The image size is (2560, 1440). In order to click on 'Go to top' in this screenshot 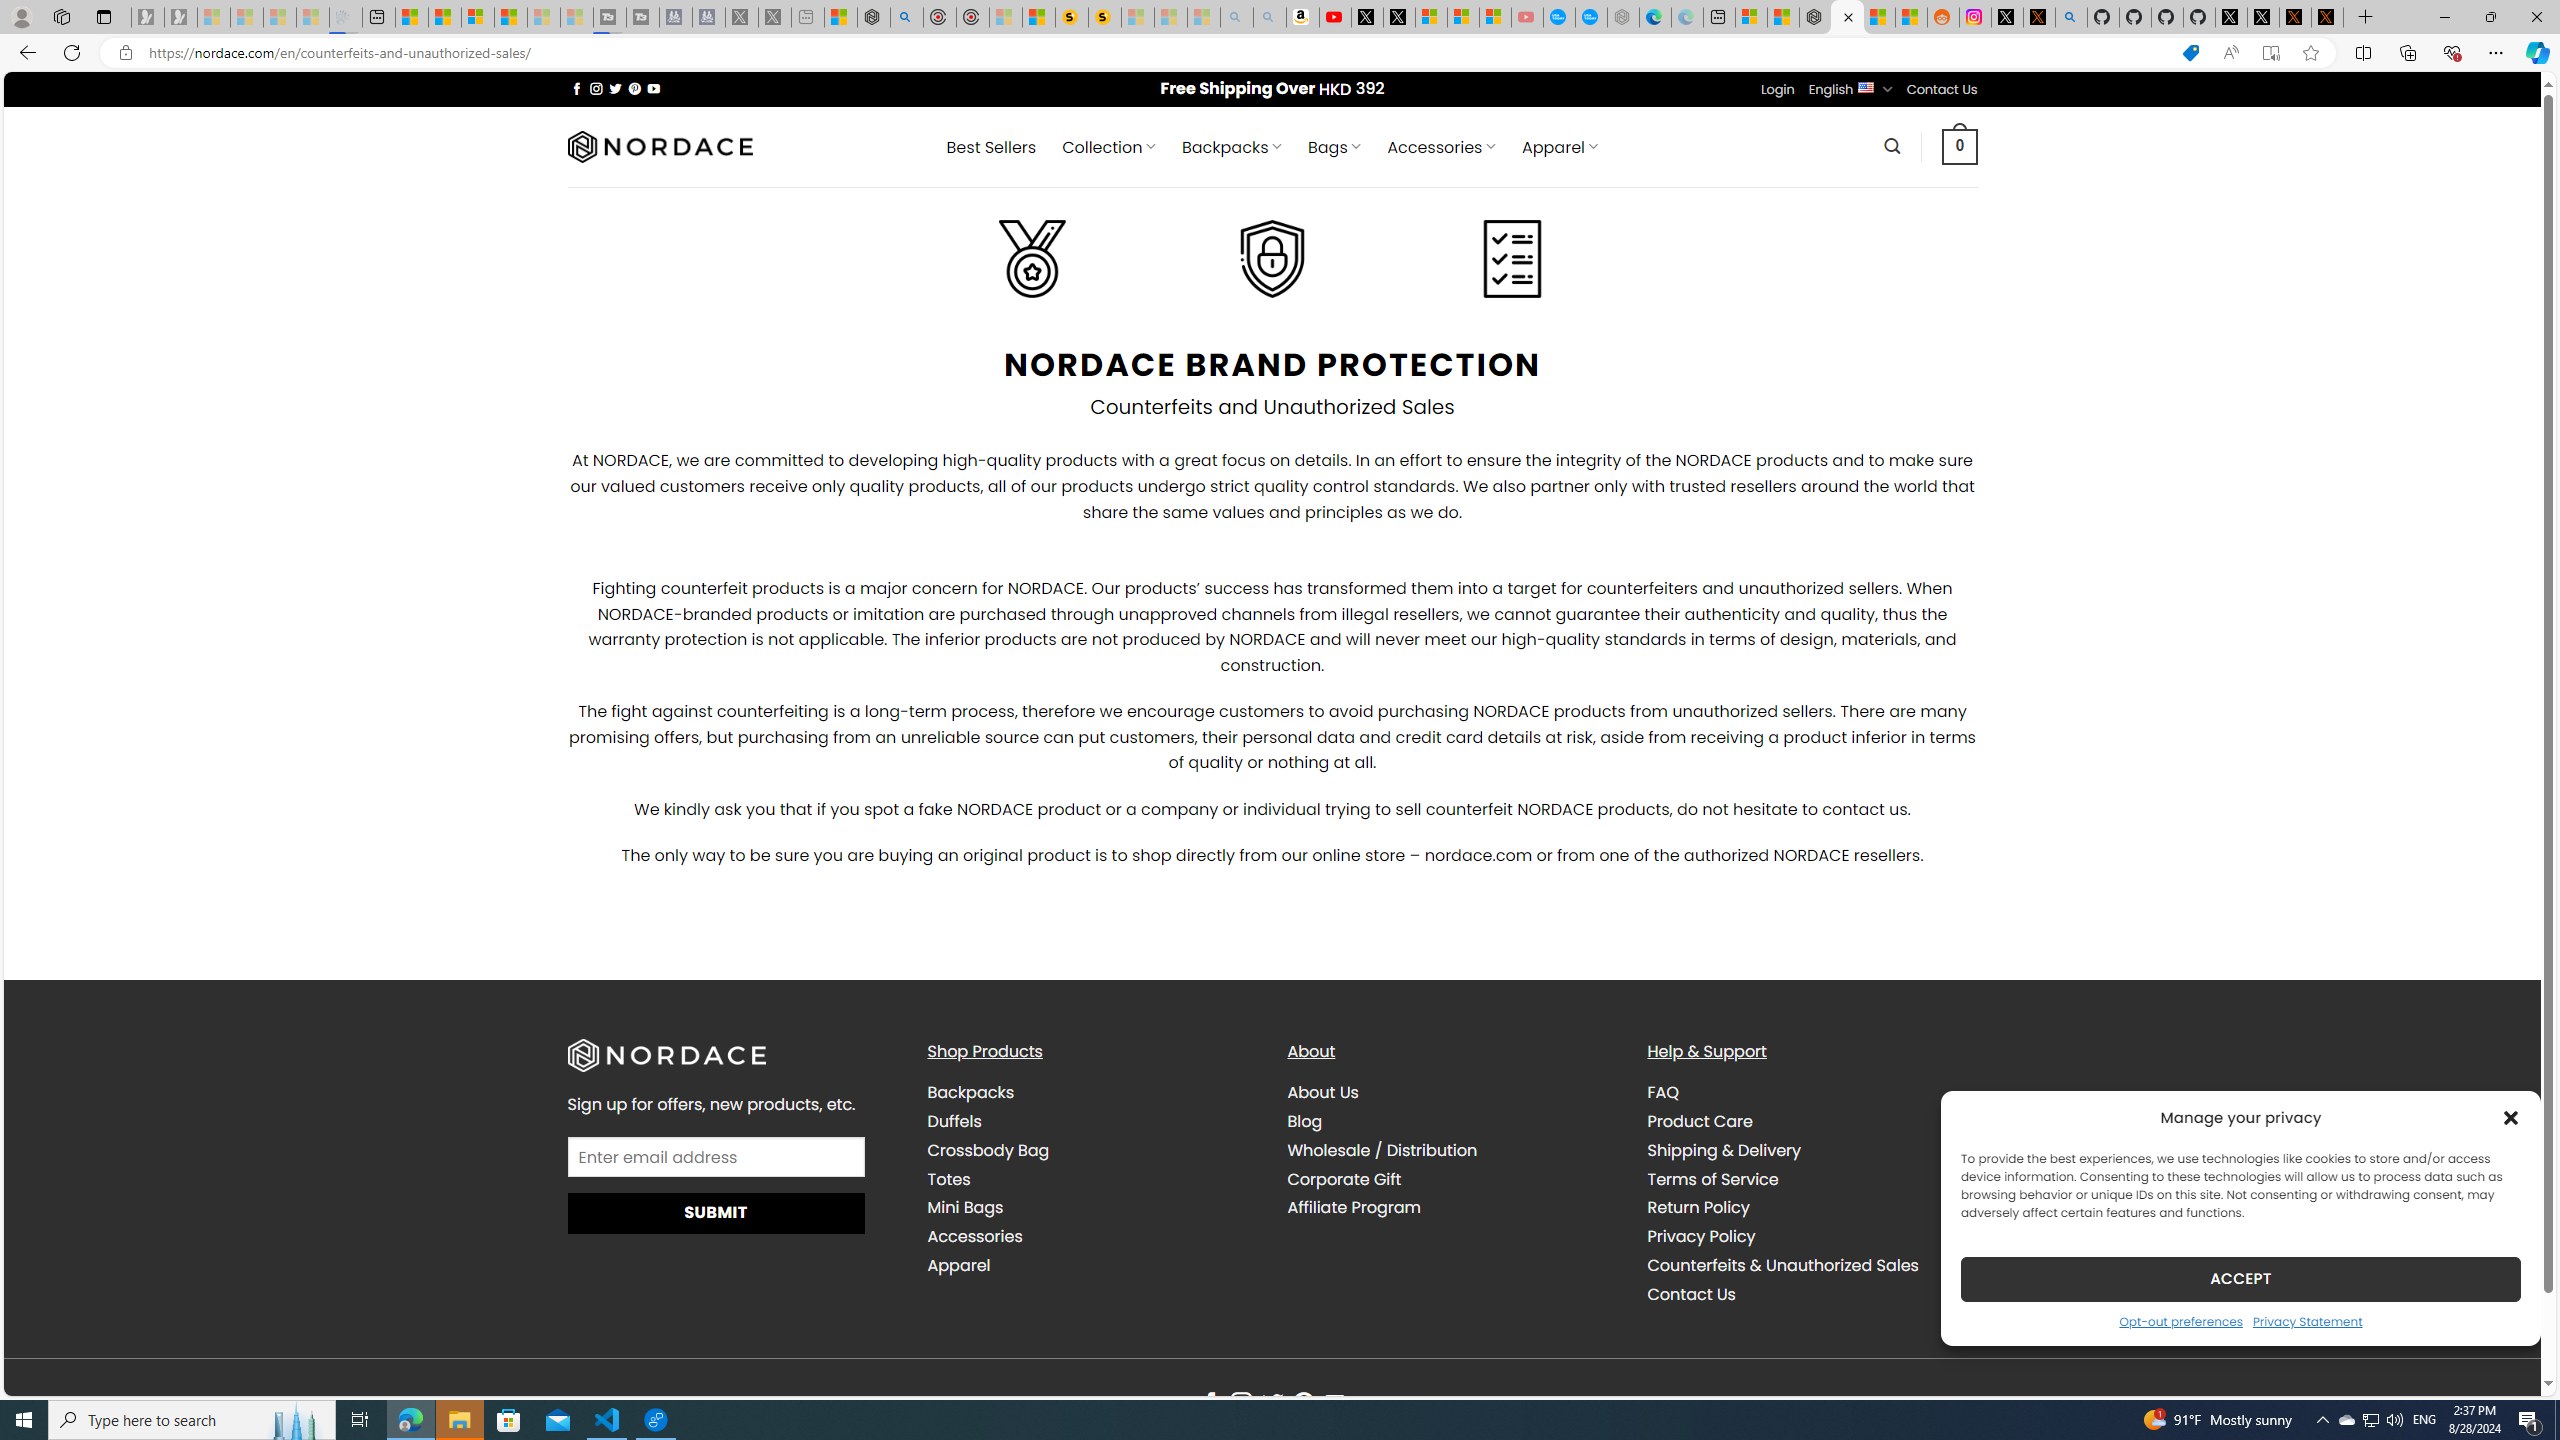, I will do `click(2498, 1367)`.